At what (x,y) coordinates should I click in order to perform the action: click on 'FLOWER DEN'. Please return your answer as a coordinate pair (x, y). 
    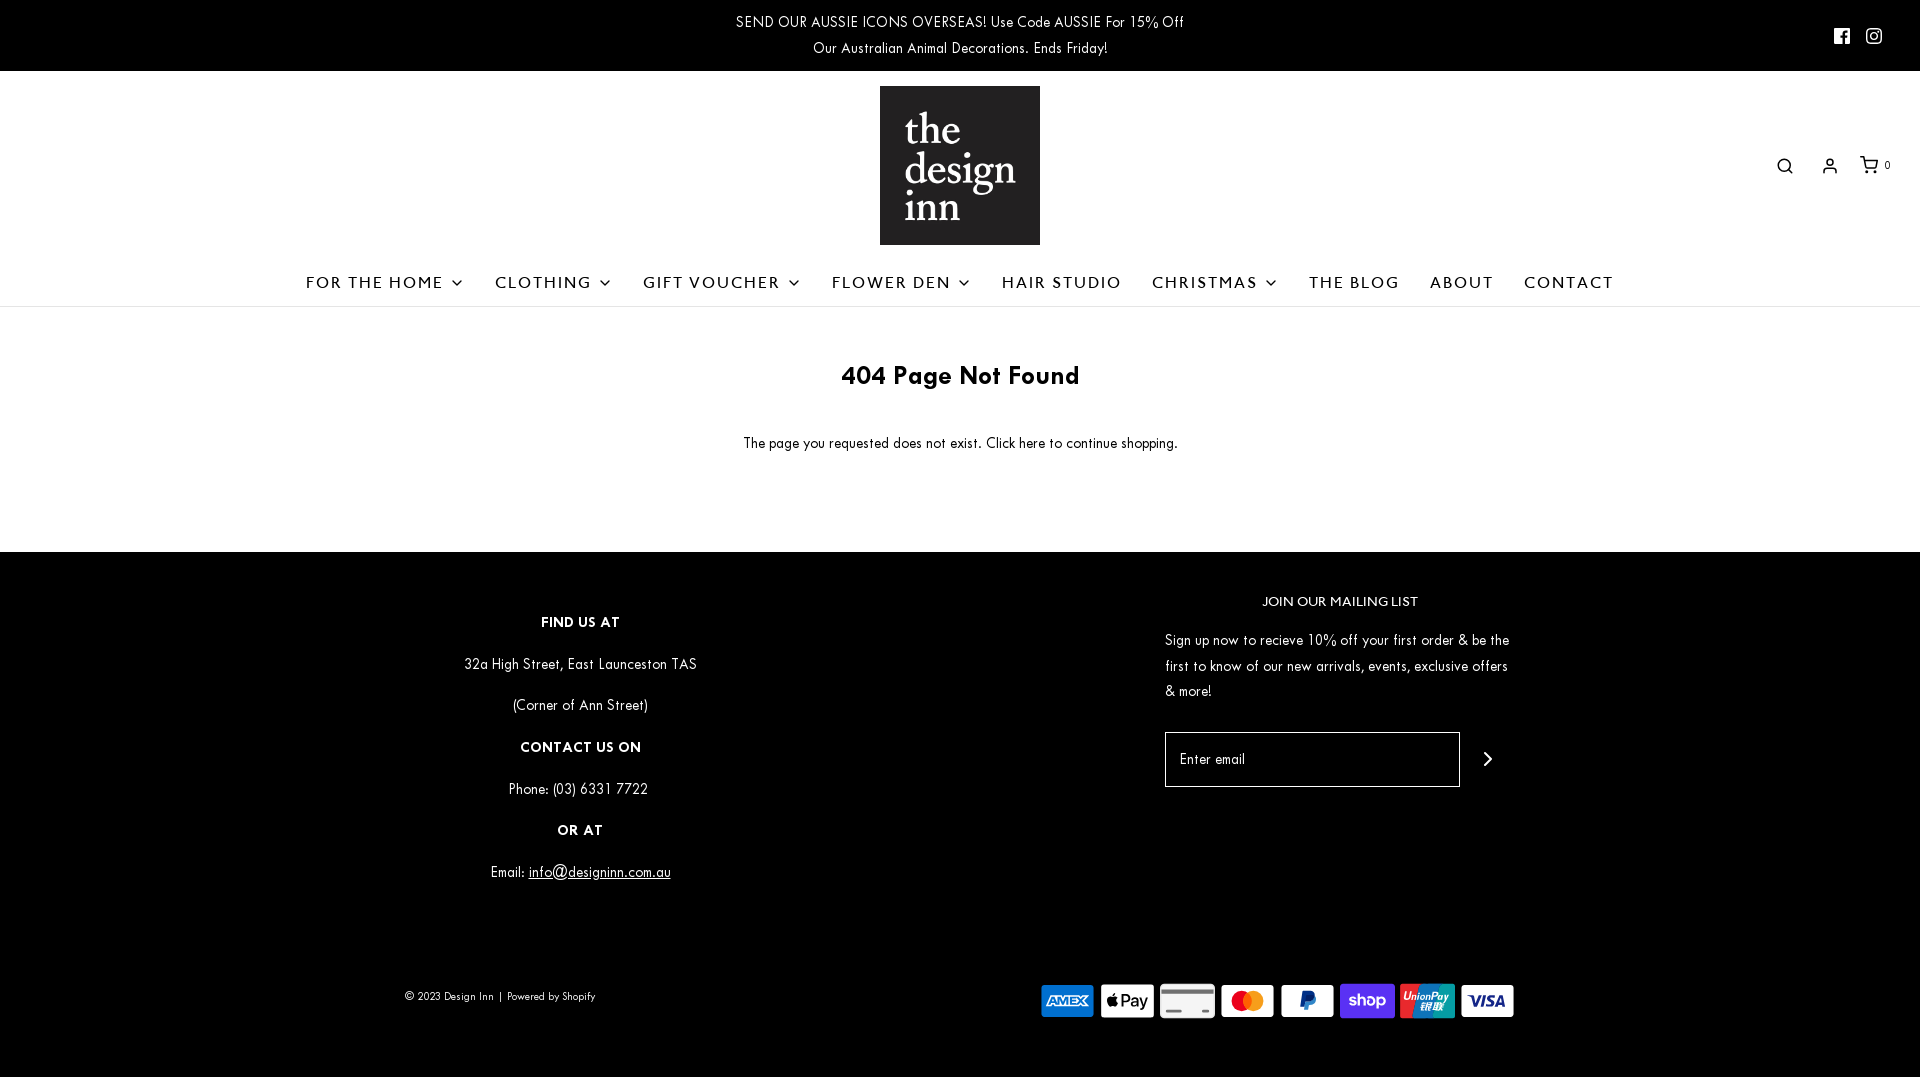
    Looking at the image, I should click on (831, 282).